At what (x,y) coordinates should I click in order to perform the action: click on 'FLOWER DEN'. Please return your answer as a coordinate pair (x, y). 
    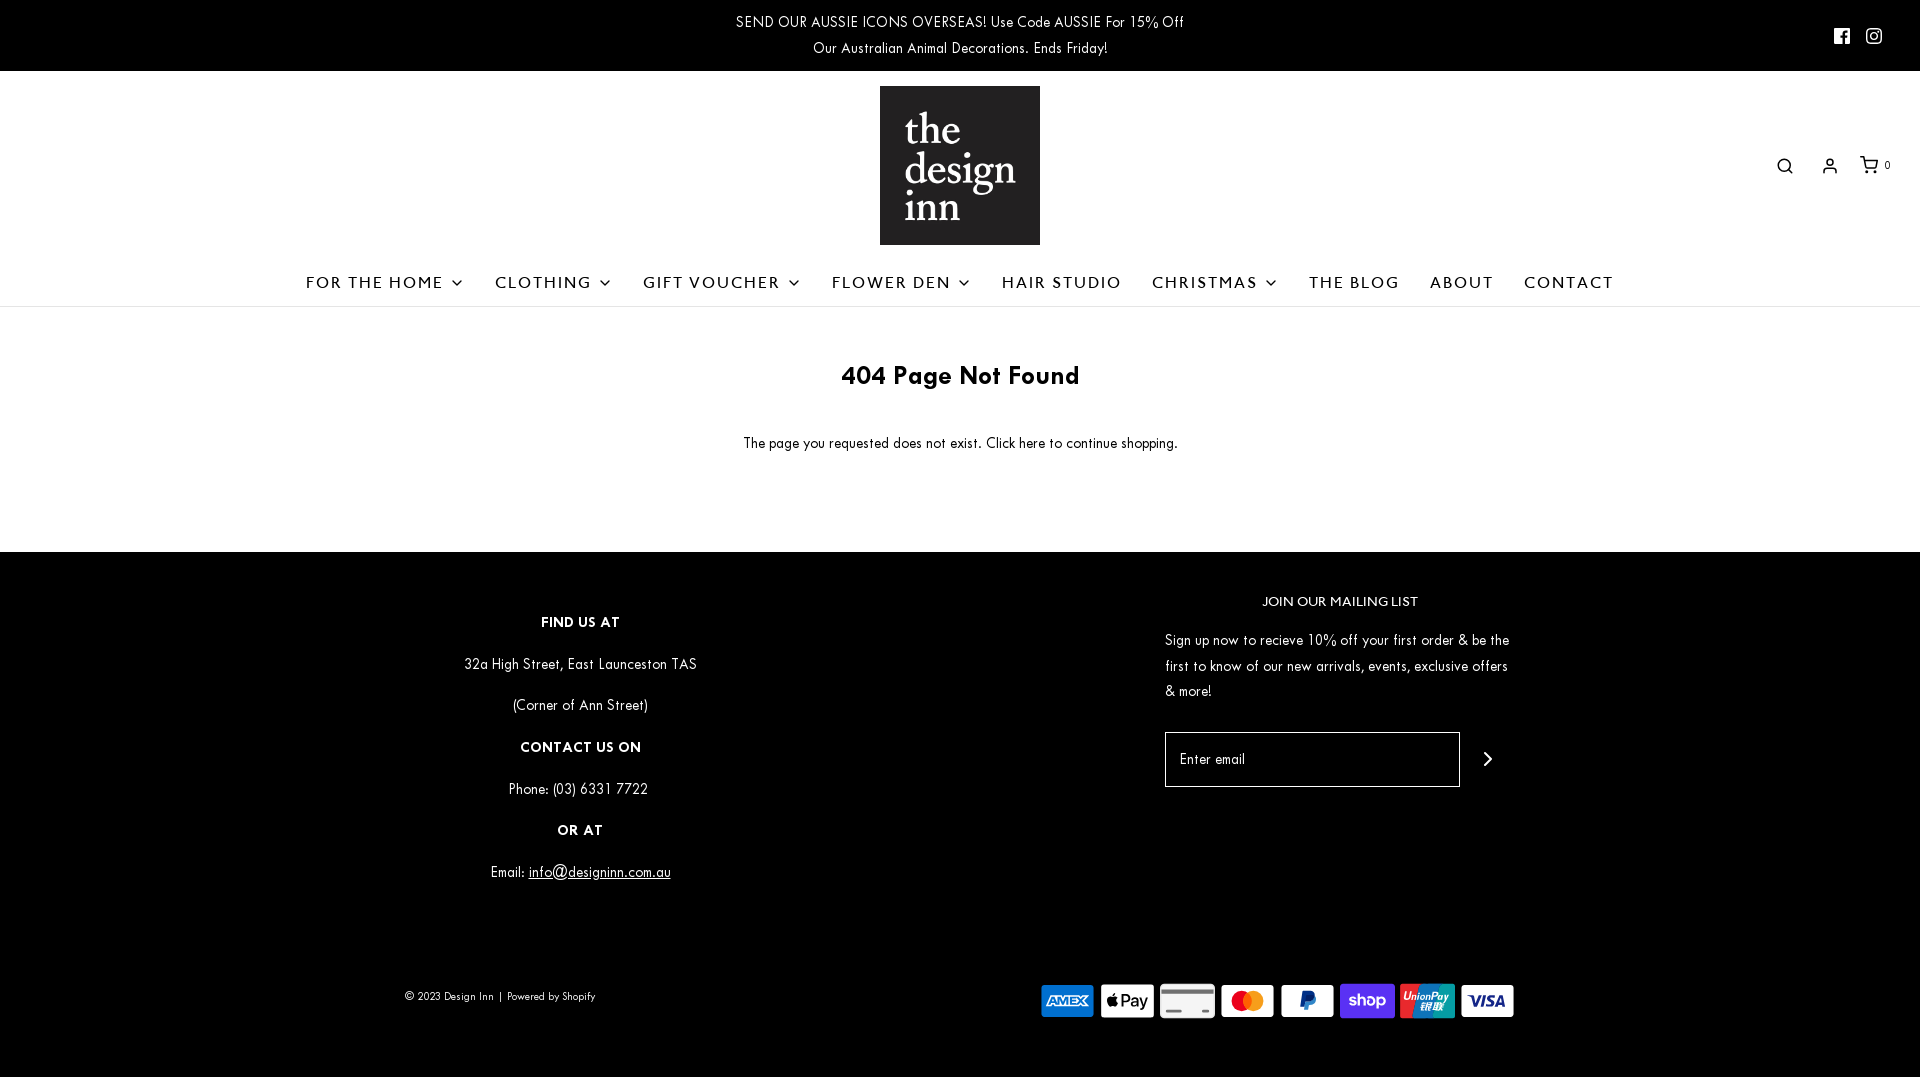
    Looking at the image, I should click on (831, 282).